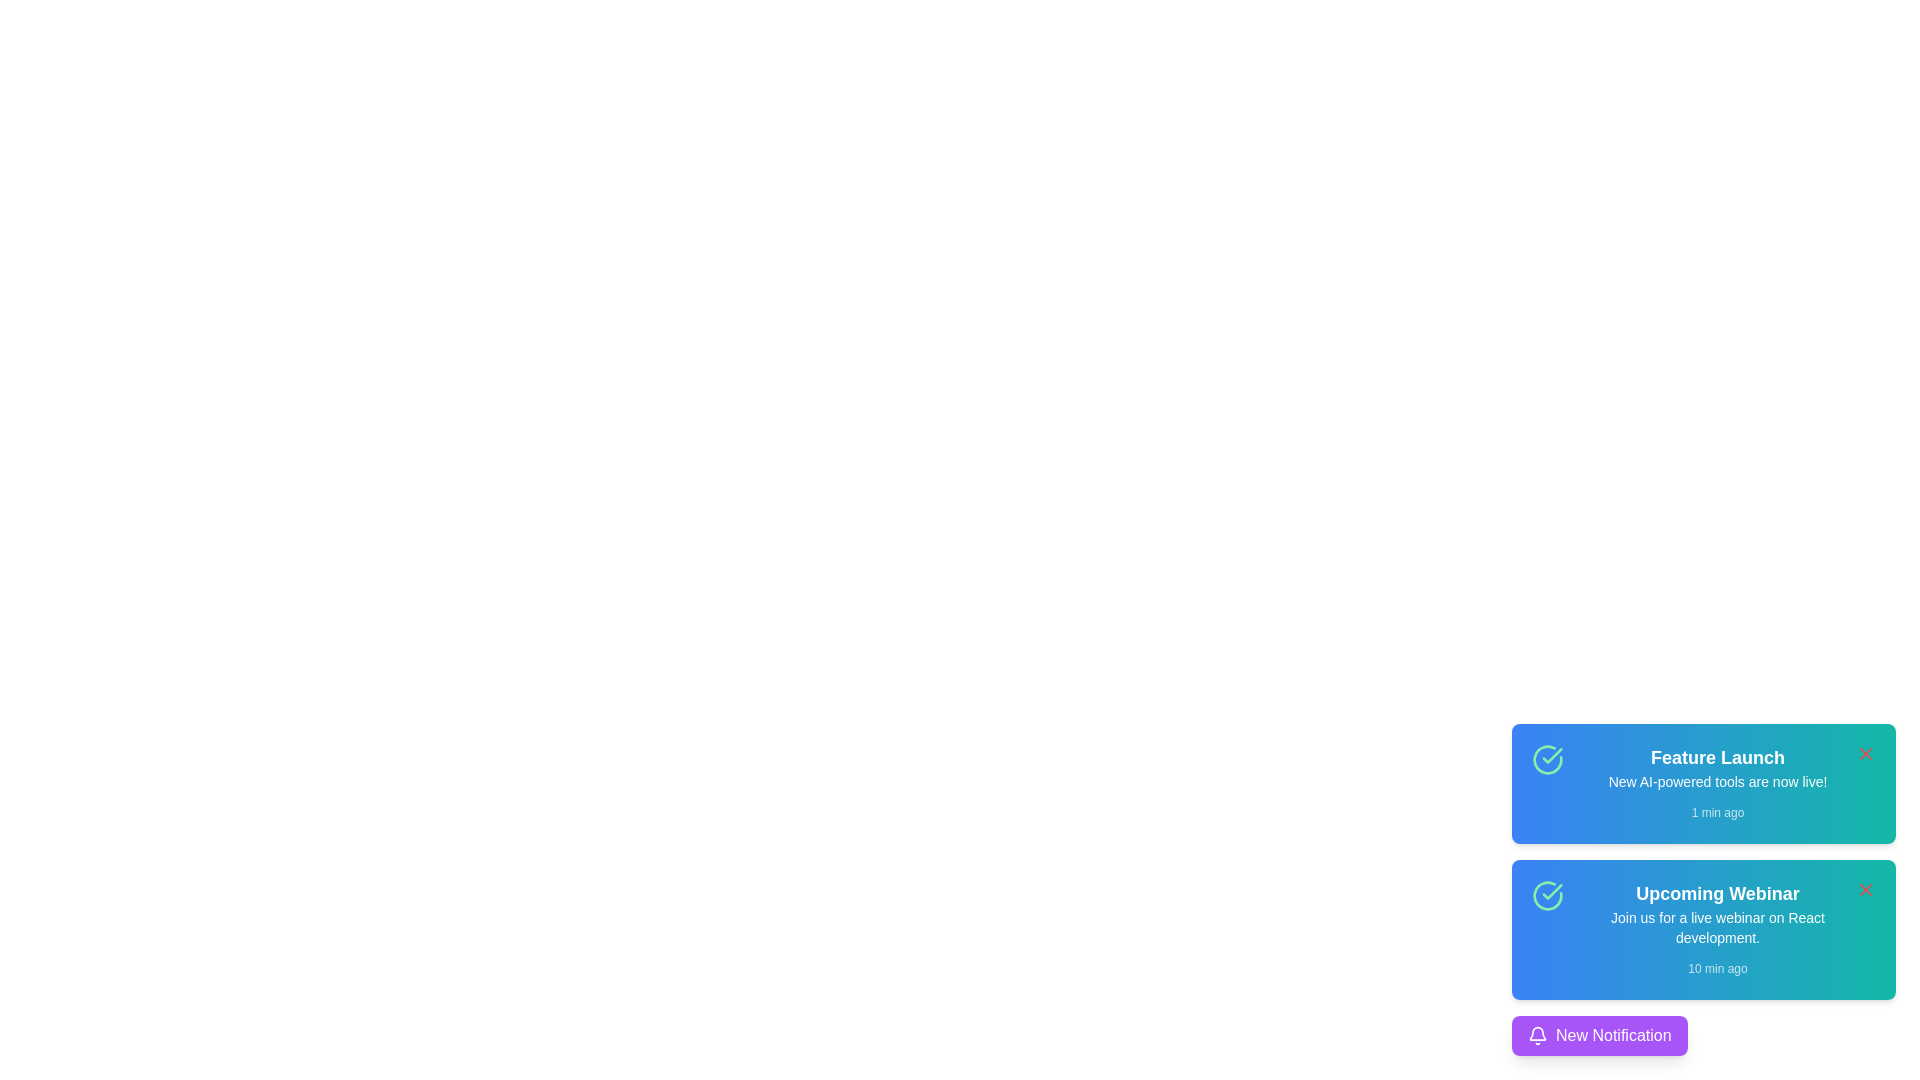 The width and height of the screenshot is (1920, 1080). I want to click on dismiss button for the notification titled 'Upcoming Webinar', so click(1865, 889).